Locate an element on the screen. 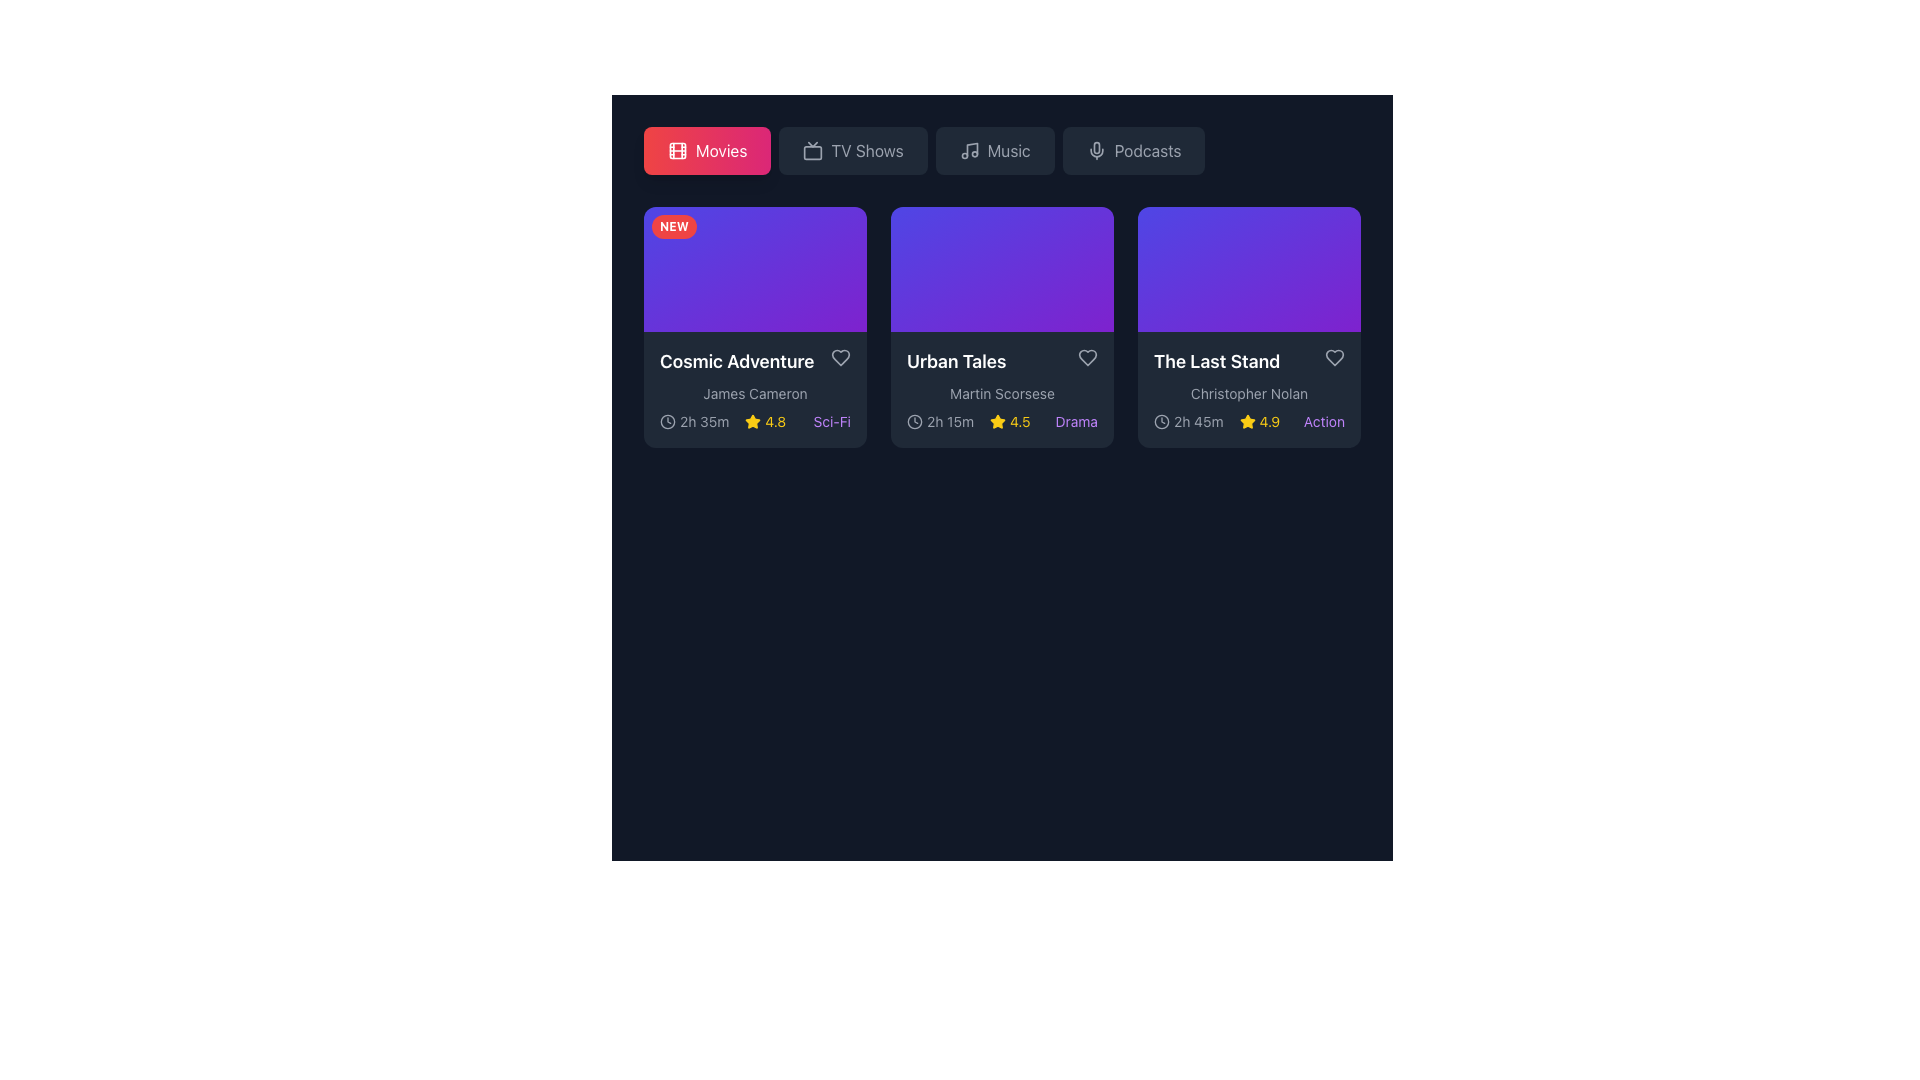  the circular play button with a white background and purple hue located at the center of the 'Urban Tales' card to play is located at coordinates (1002, 268).